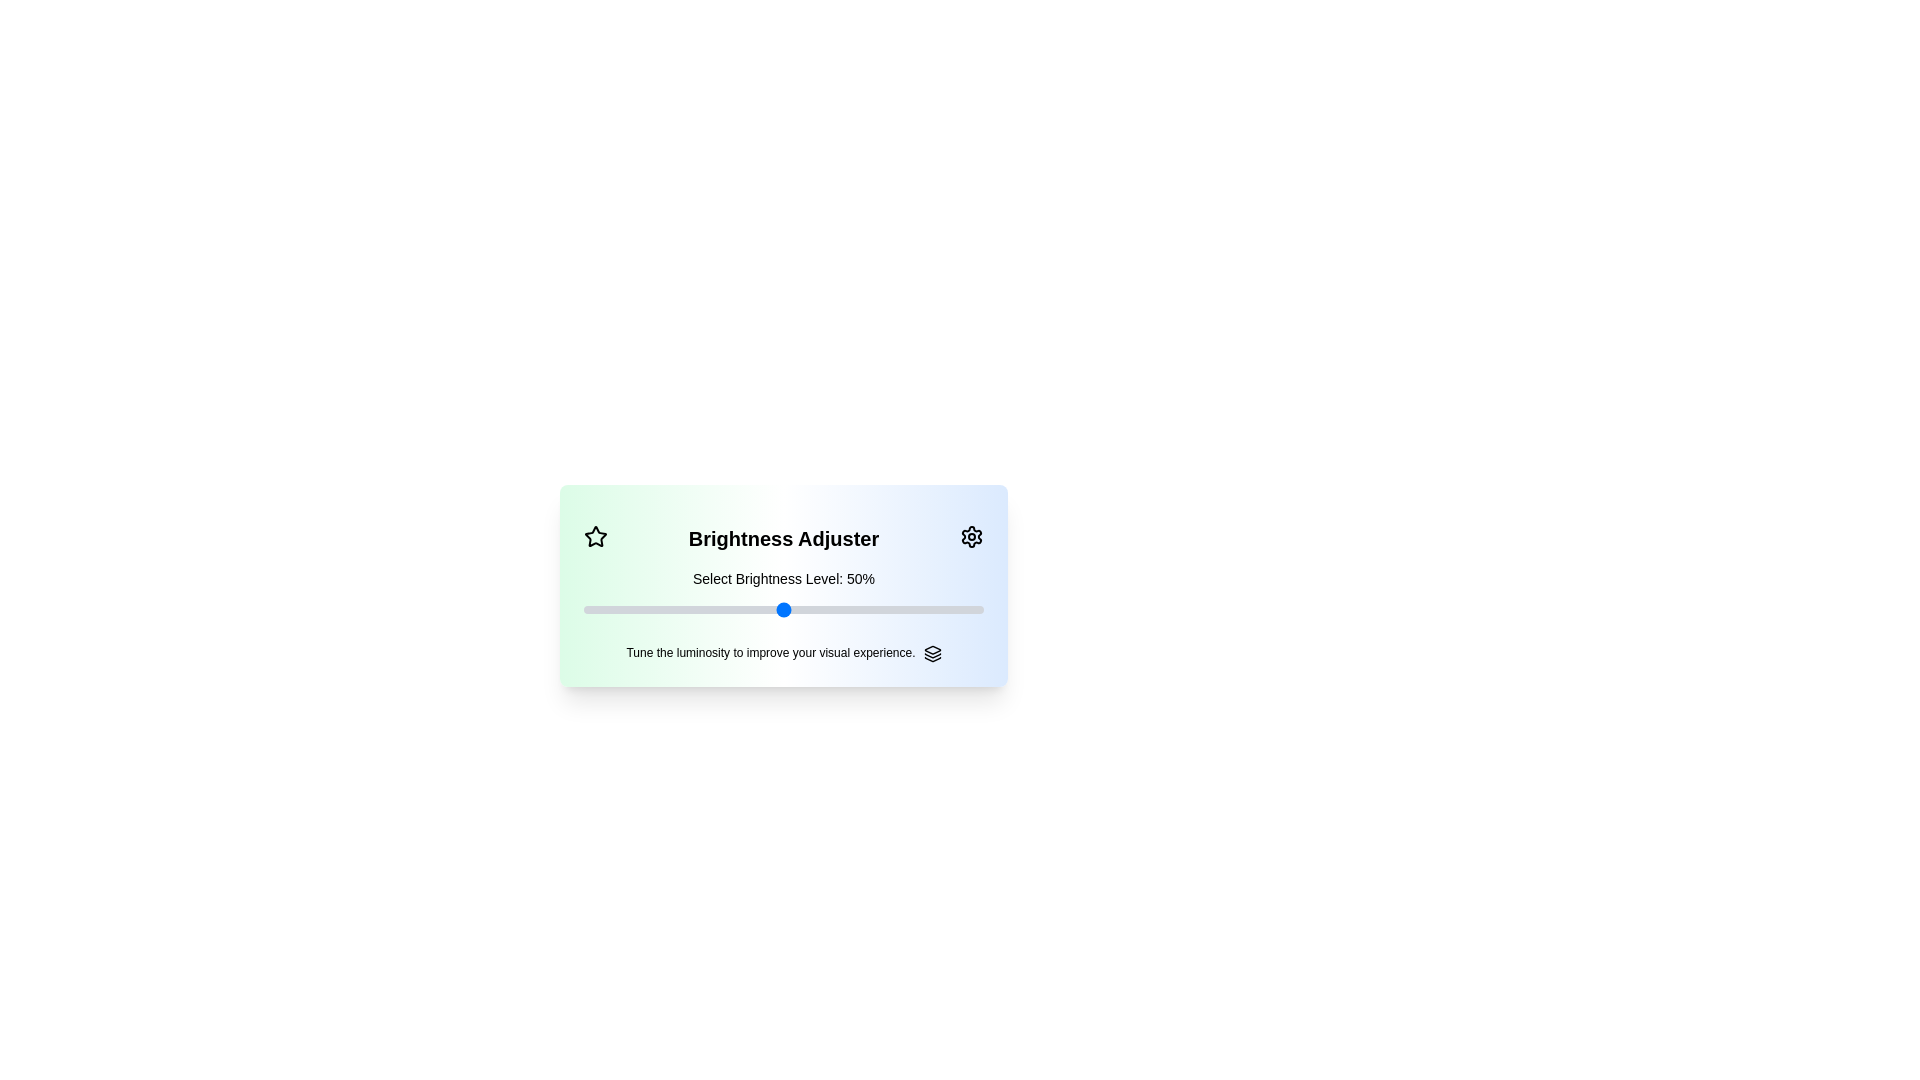 This screenshot has height=1080, width=1920. Describe the element at coordinates (782, 608) in the screenshot. I see `the brightness level to 50% by moving the slider` at that location.